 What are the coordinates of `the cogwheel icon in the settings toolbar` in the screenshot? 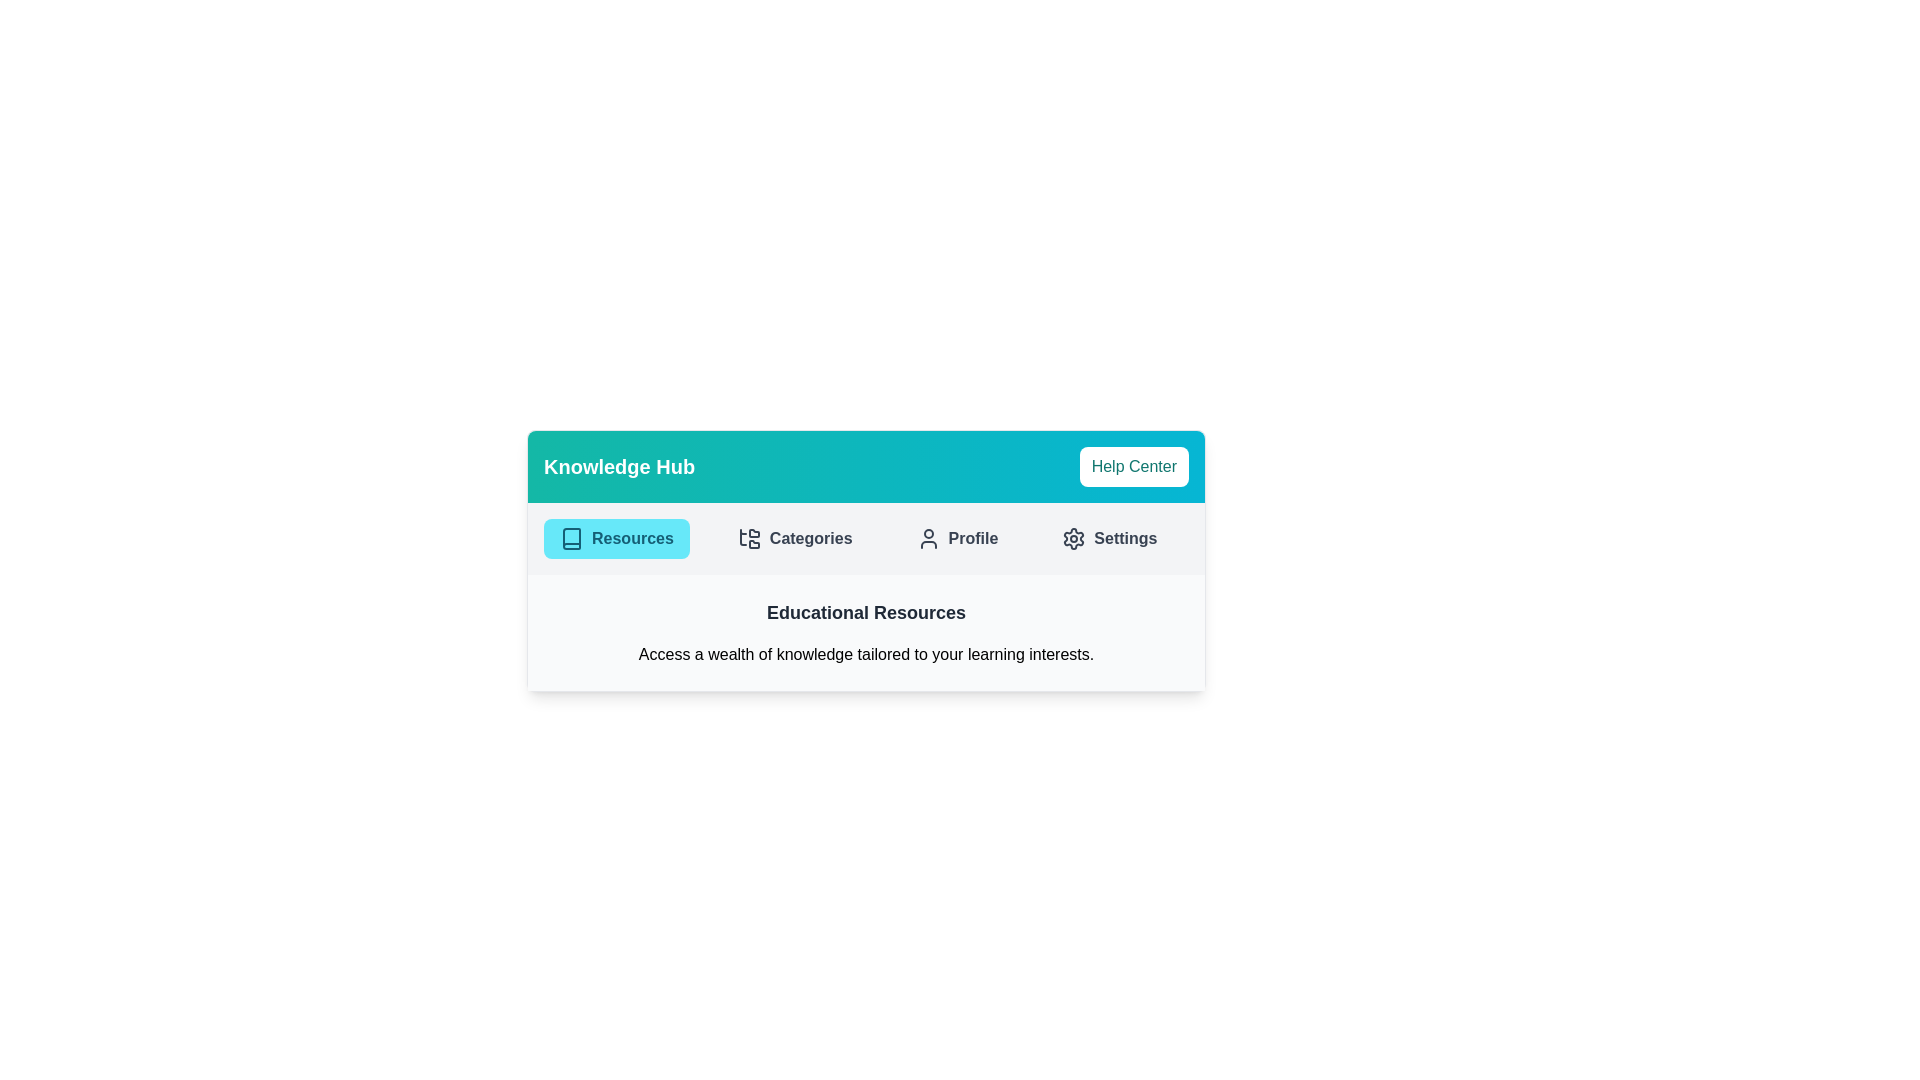 It's located at (1073, 538).